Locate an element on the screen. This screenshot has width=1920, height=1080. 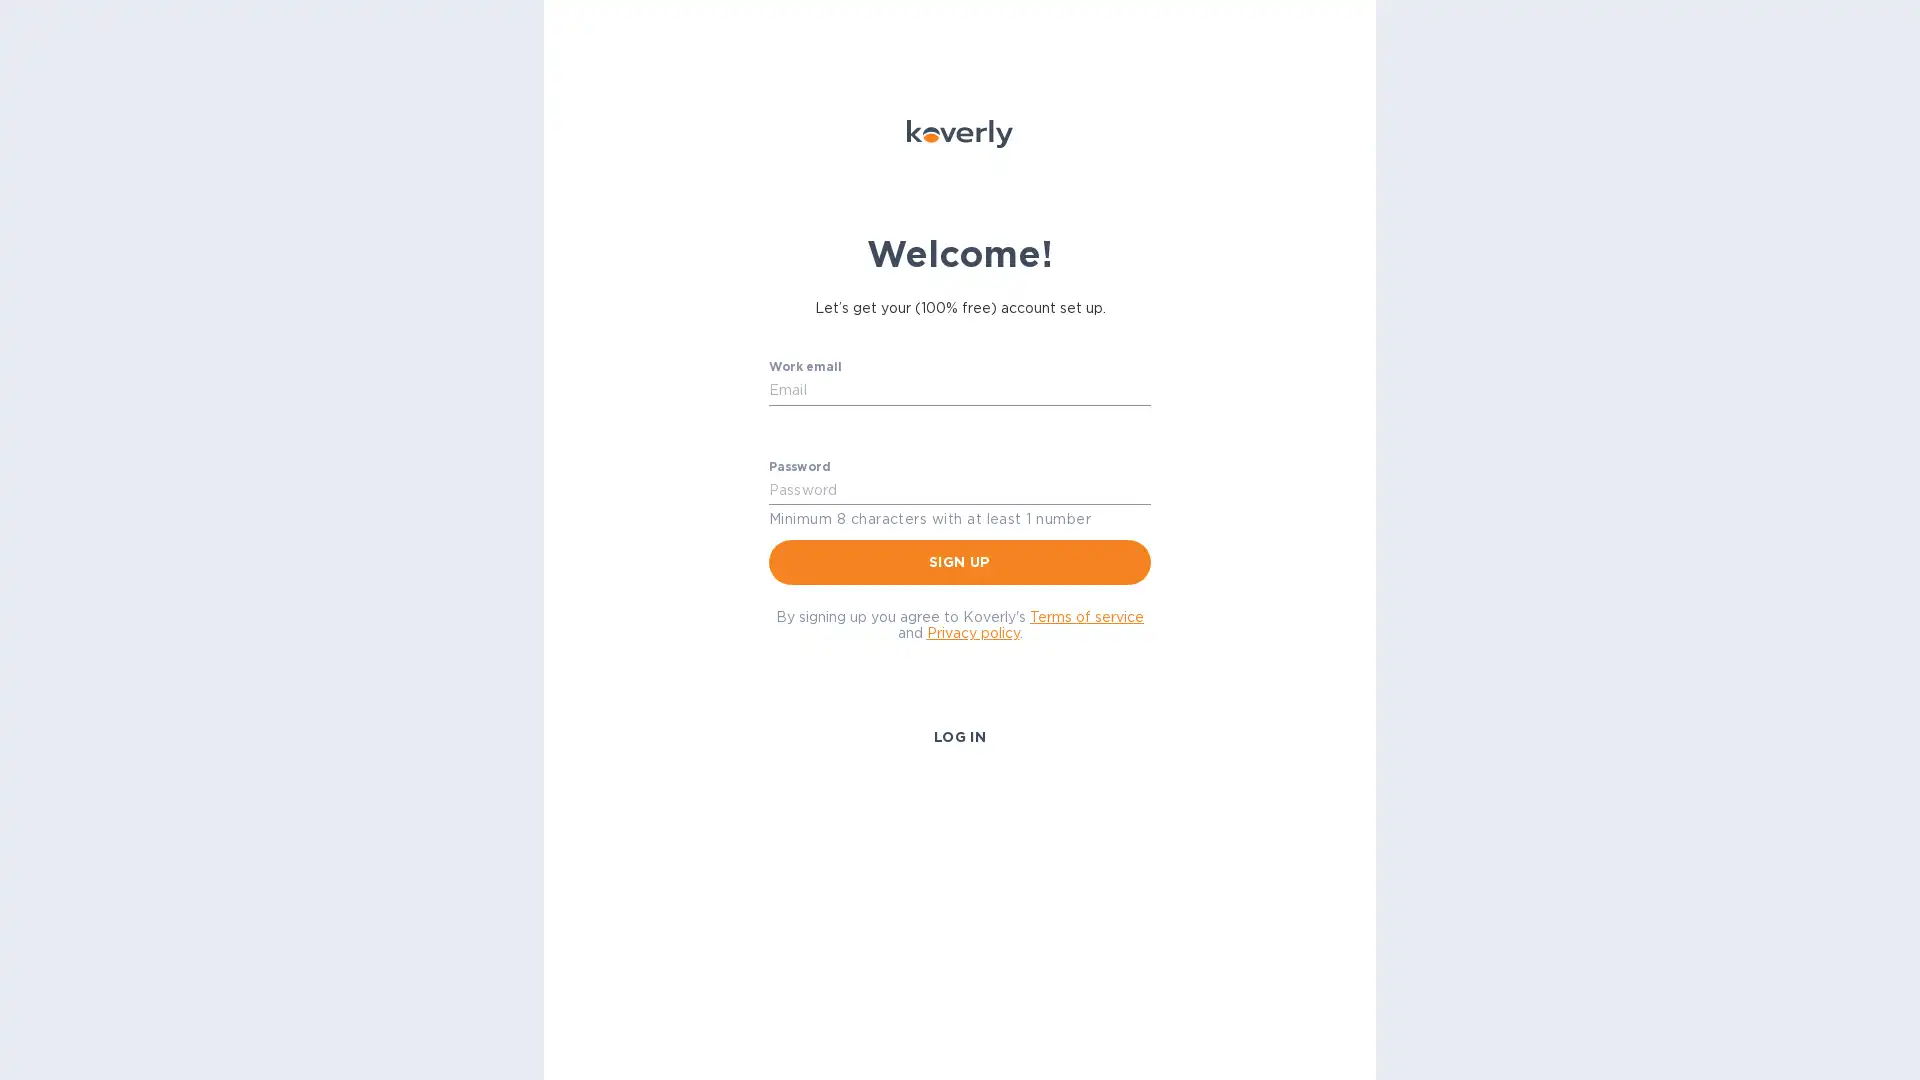
LOG IN is located at coordinates (958, 736).